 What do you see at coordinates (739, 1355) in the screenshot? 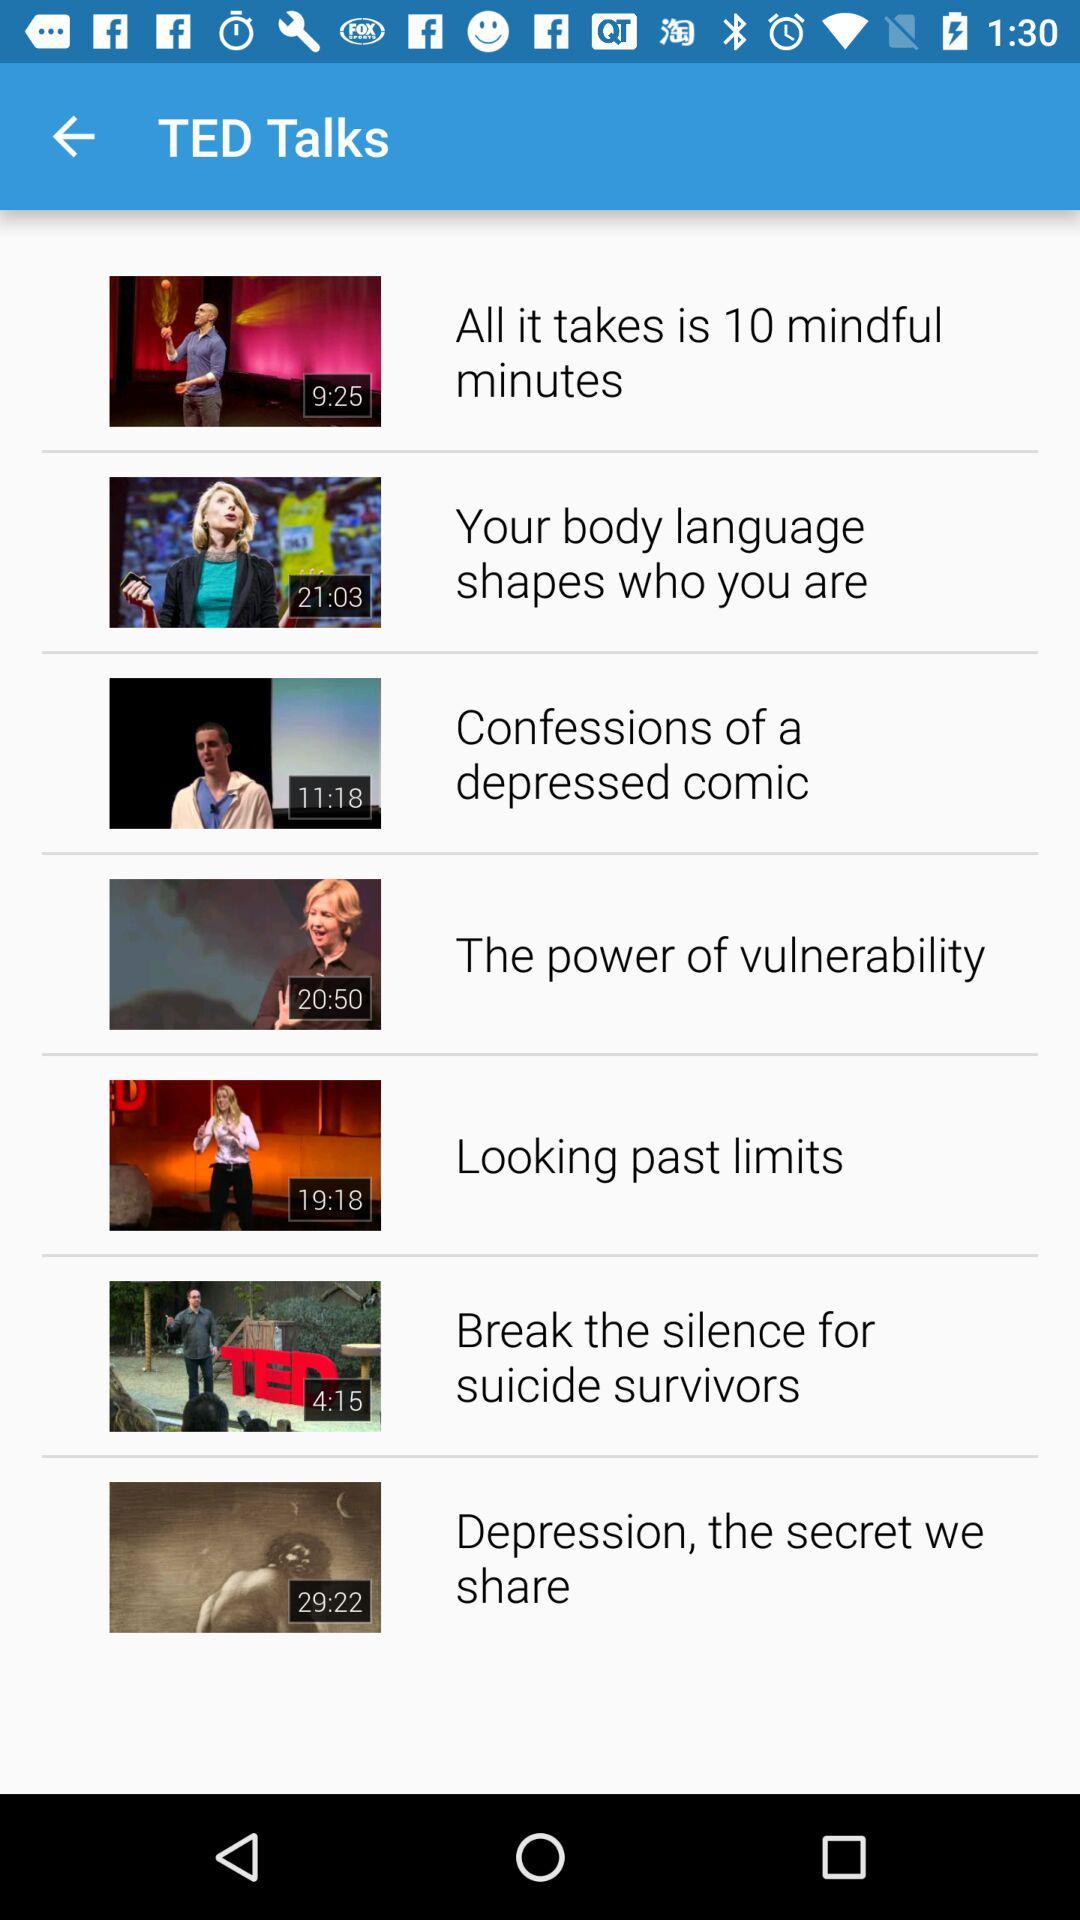
I see `the icon above the depression the secret` at bounding box center [739, 1355].